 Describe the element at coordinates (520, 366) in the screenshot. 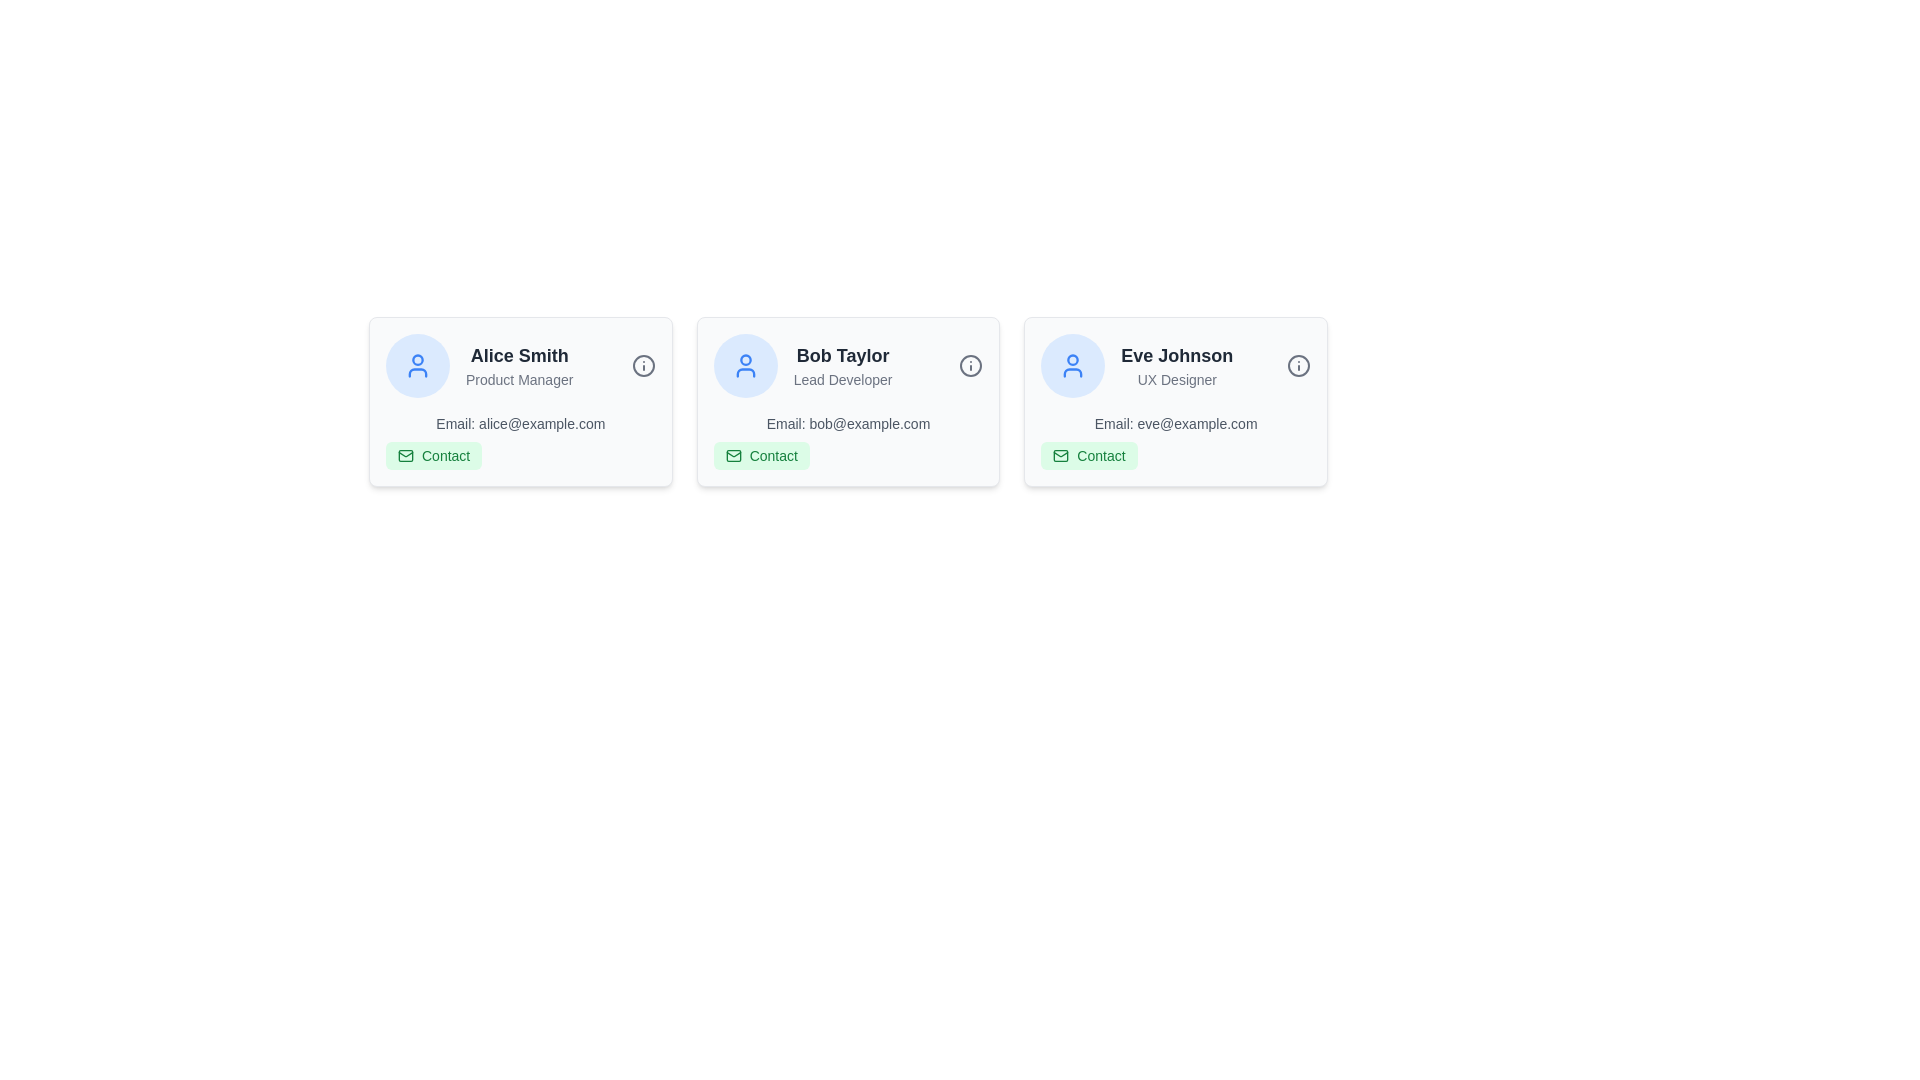

I see `the profile header displaying the name 'Alice Smith' and her job title, which is located at the top of the first profile card in a horizontally aligned group of profile cards` at that location.